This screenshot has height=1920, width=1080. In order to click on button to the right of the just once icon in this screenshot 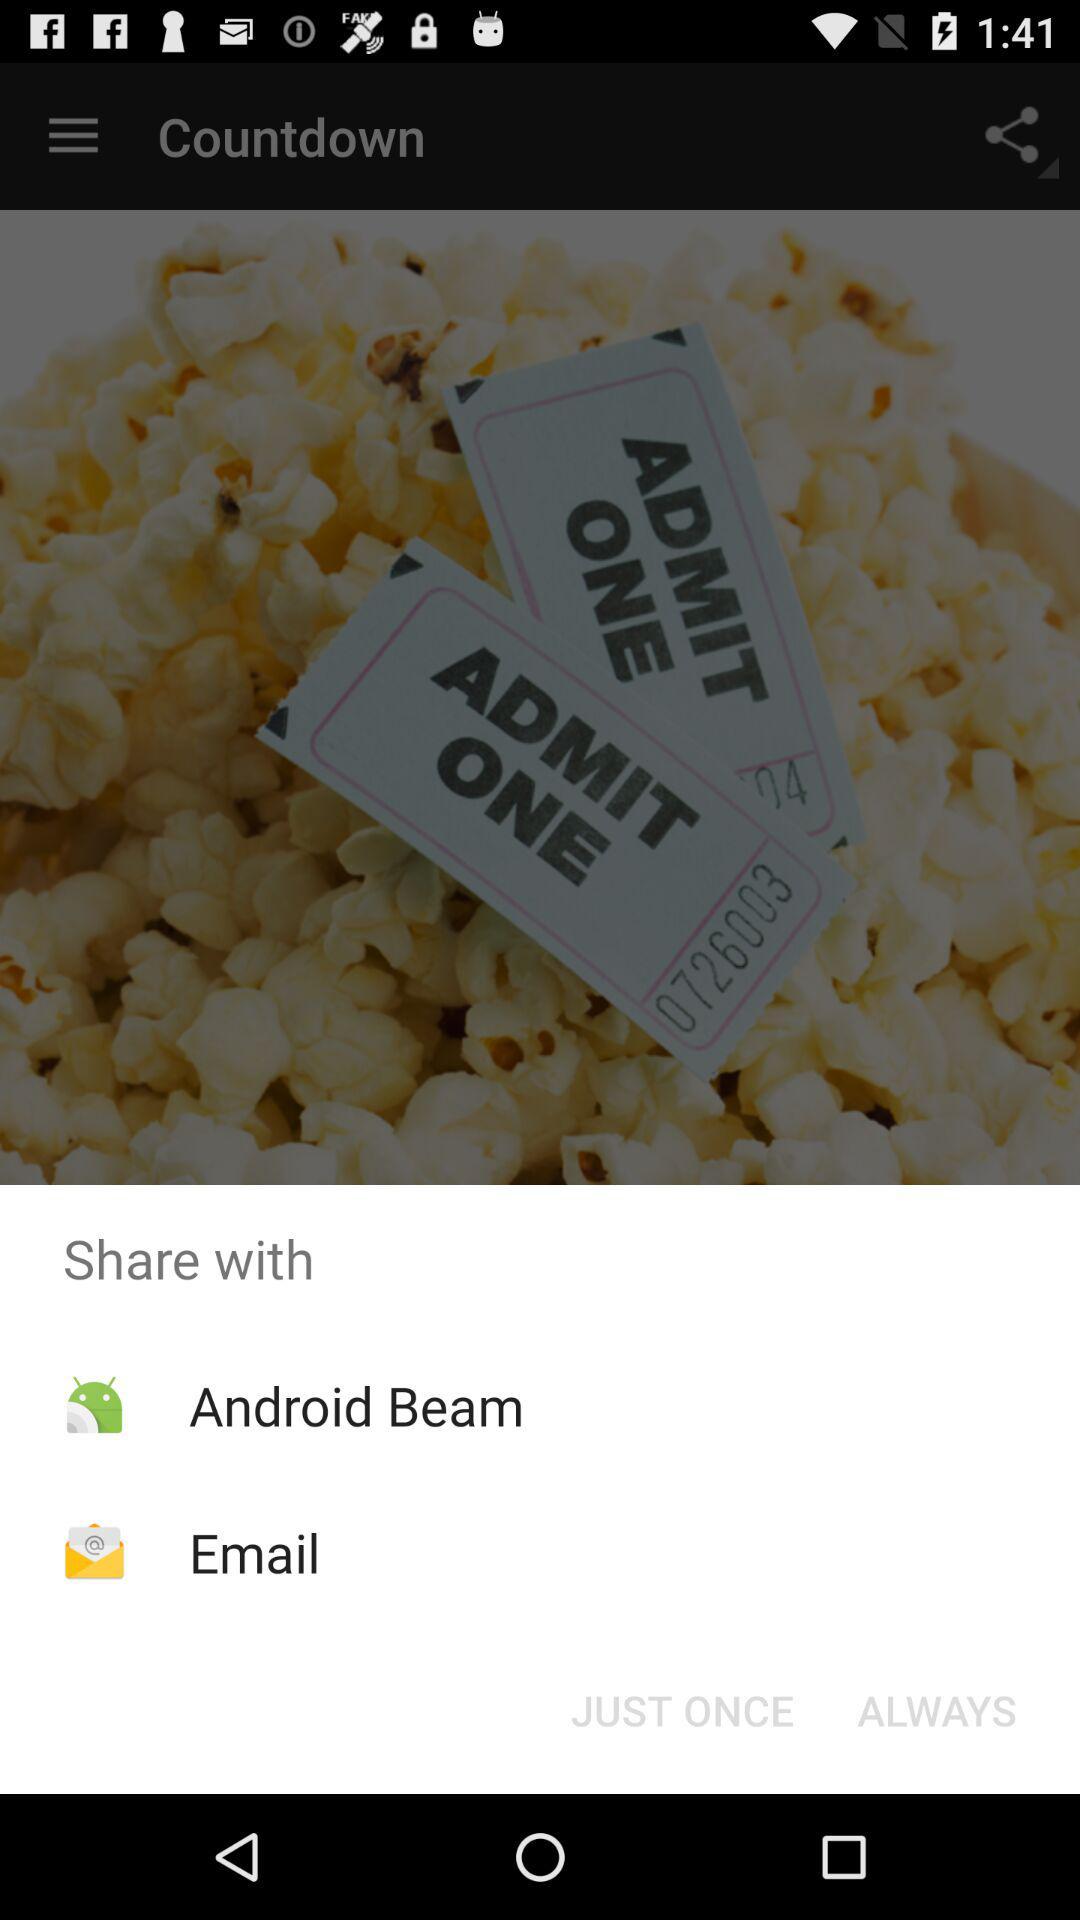, I will do `click(937, 1708)`.